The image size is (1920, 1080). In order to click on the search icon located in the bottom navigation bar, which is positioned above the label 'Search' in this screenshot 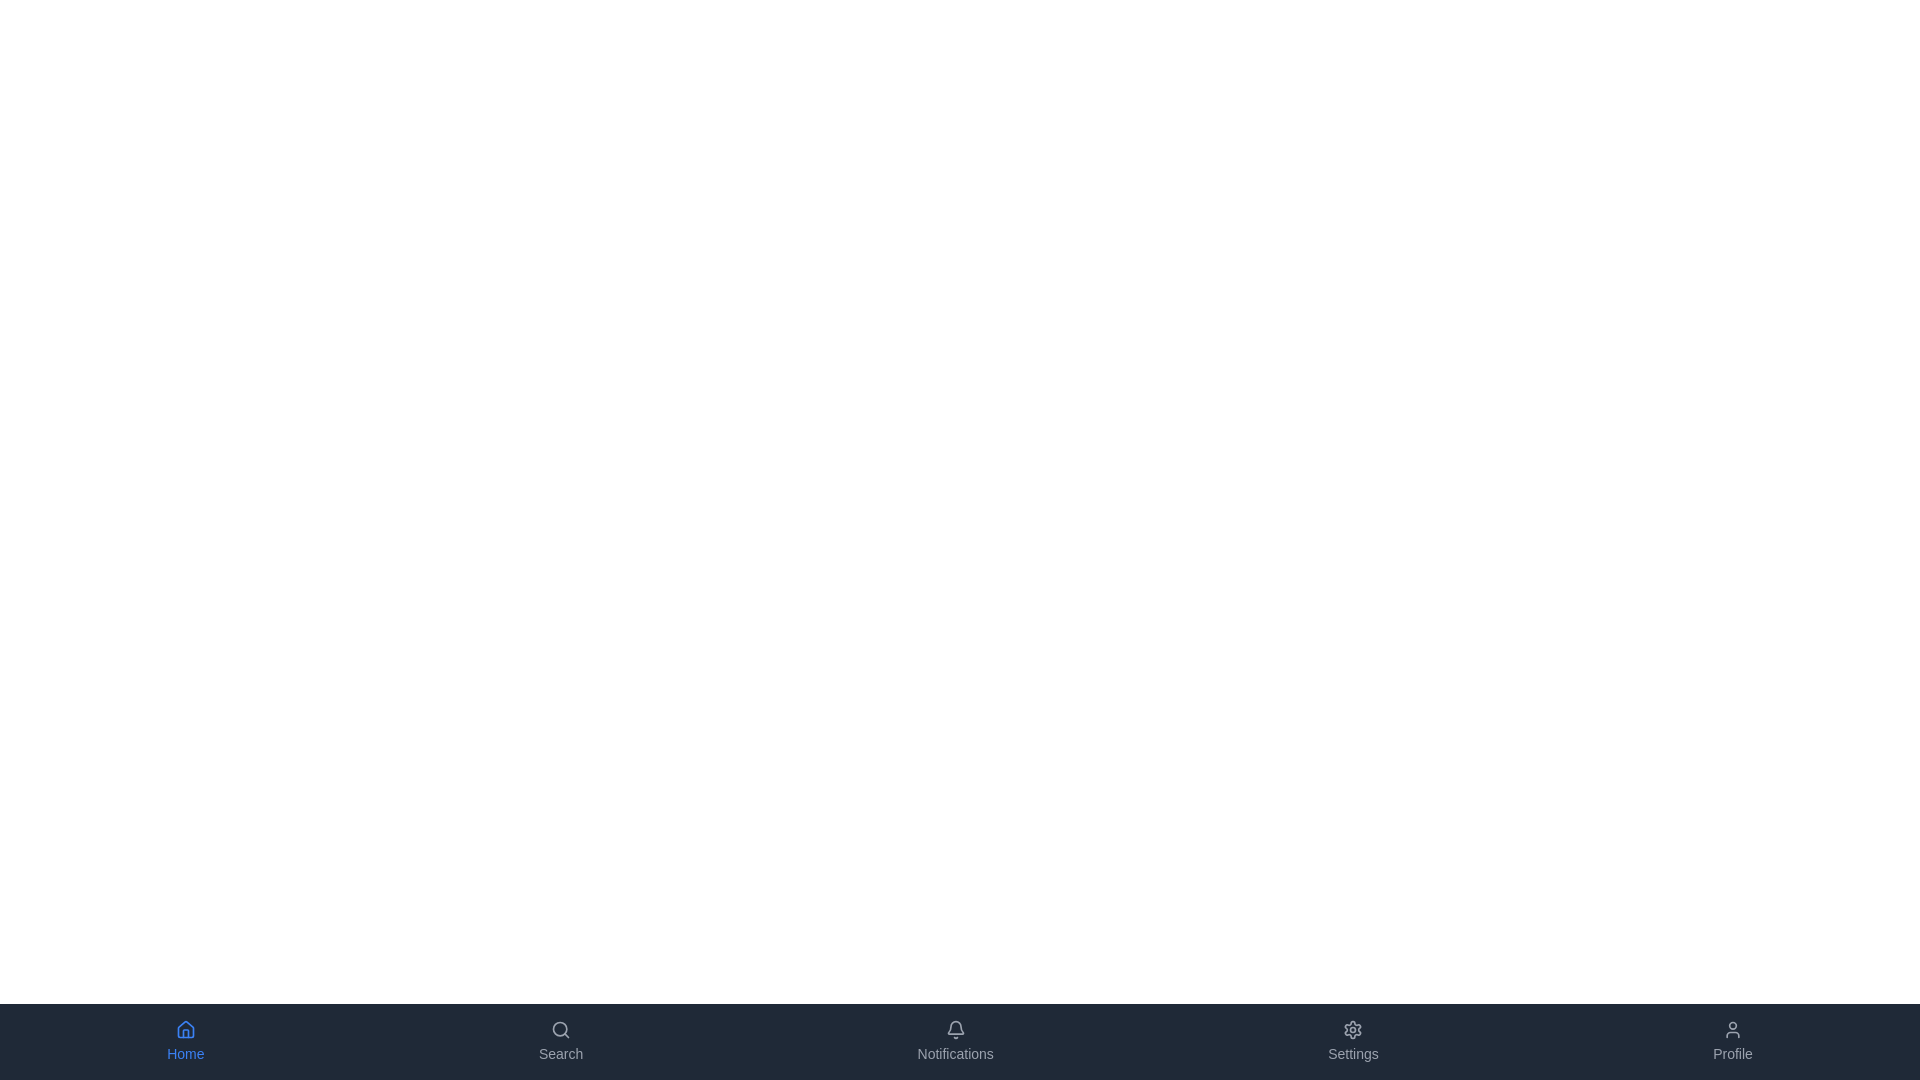, I will do `click(560, 1029)`.